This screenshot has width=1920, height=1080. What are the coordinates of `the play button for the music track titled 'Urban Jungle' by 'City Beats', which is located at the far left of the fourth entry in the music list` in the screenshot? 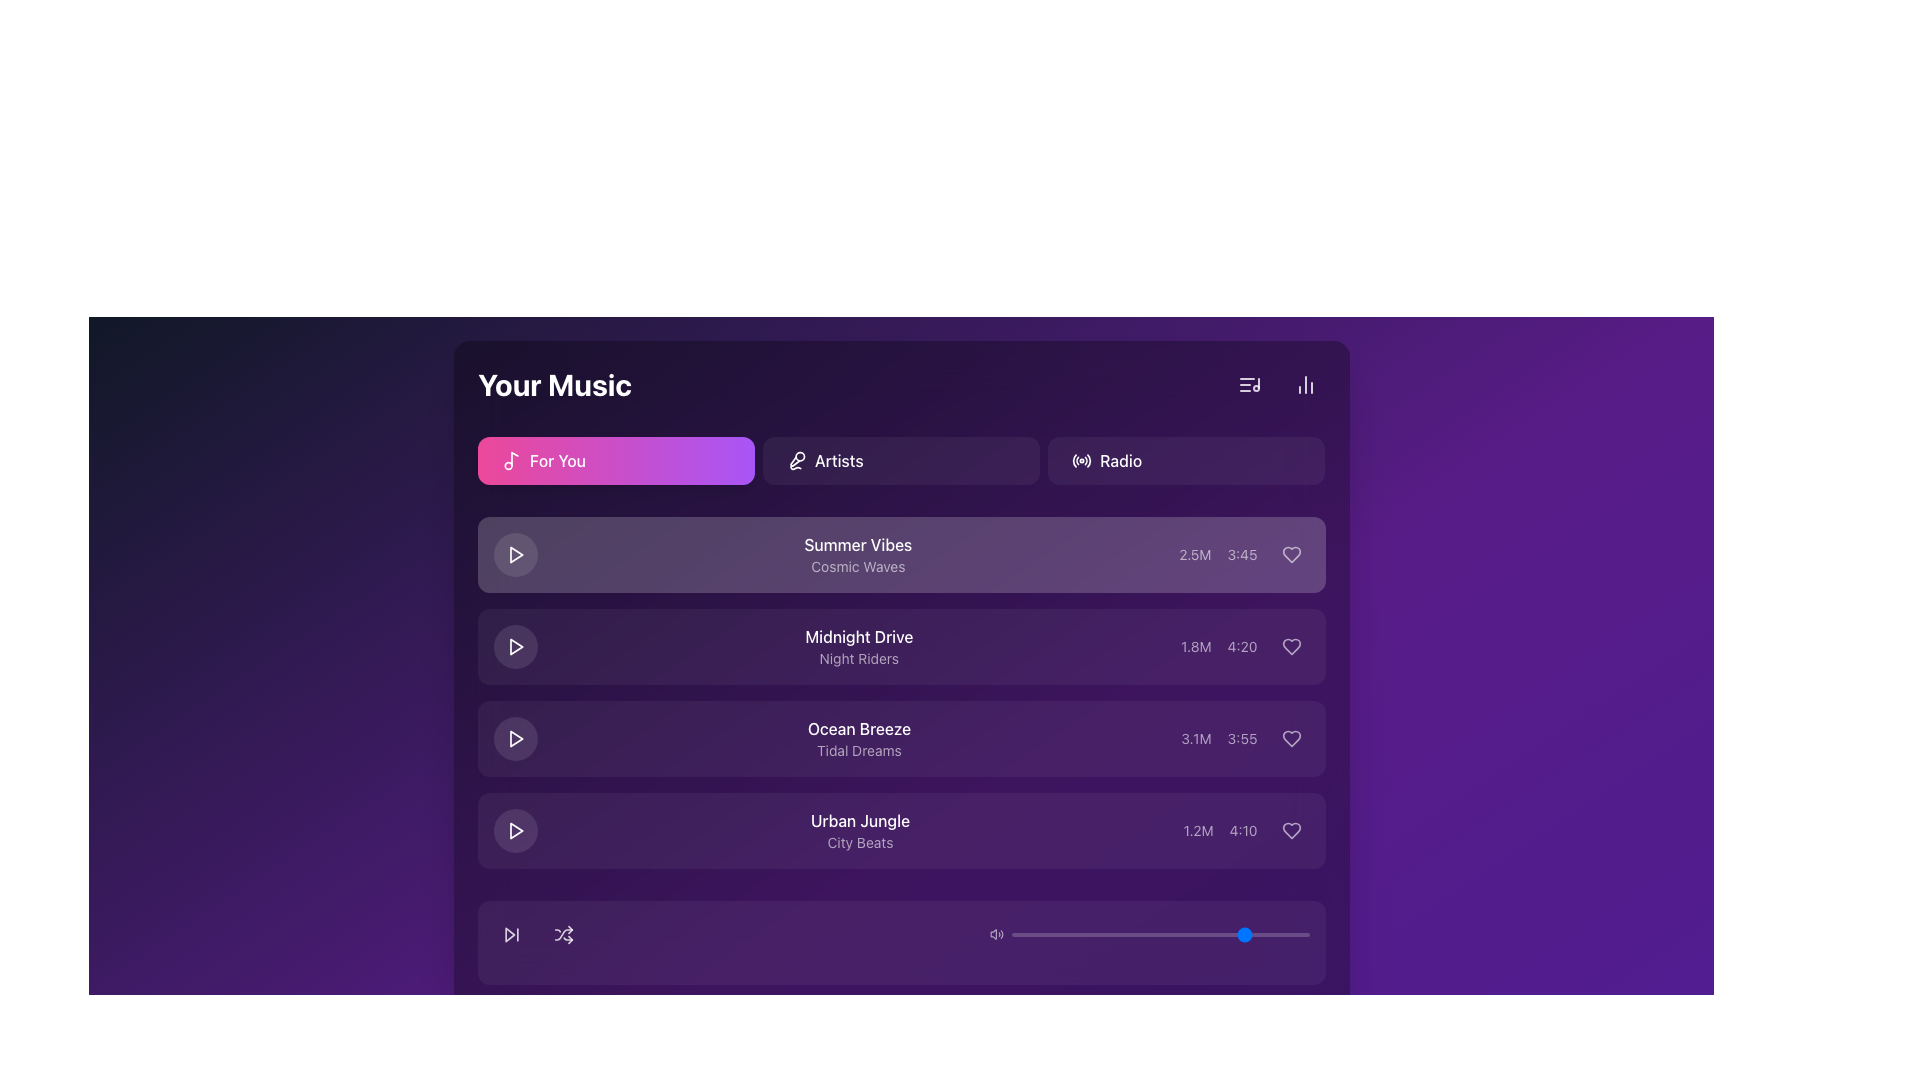 It's located at (515, 830).